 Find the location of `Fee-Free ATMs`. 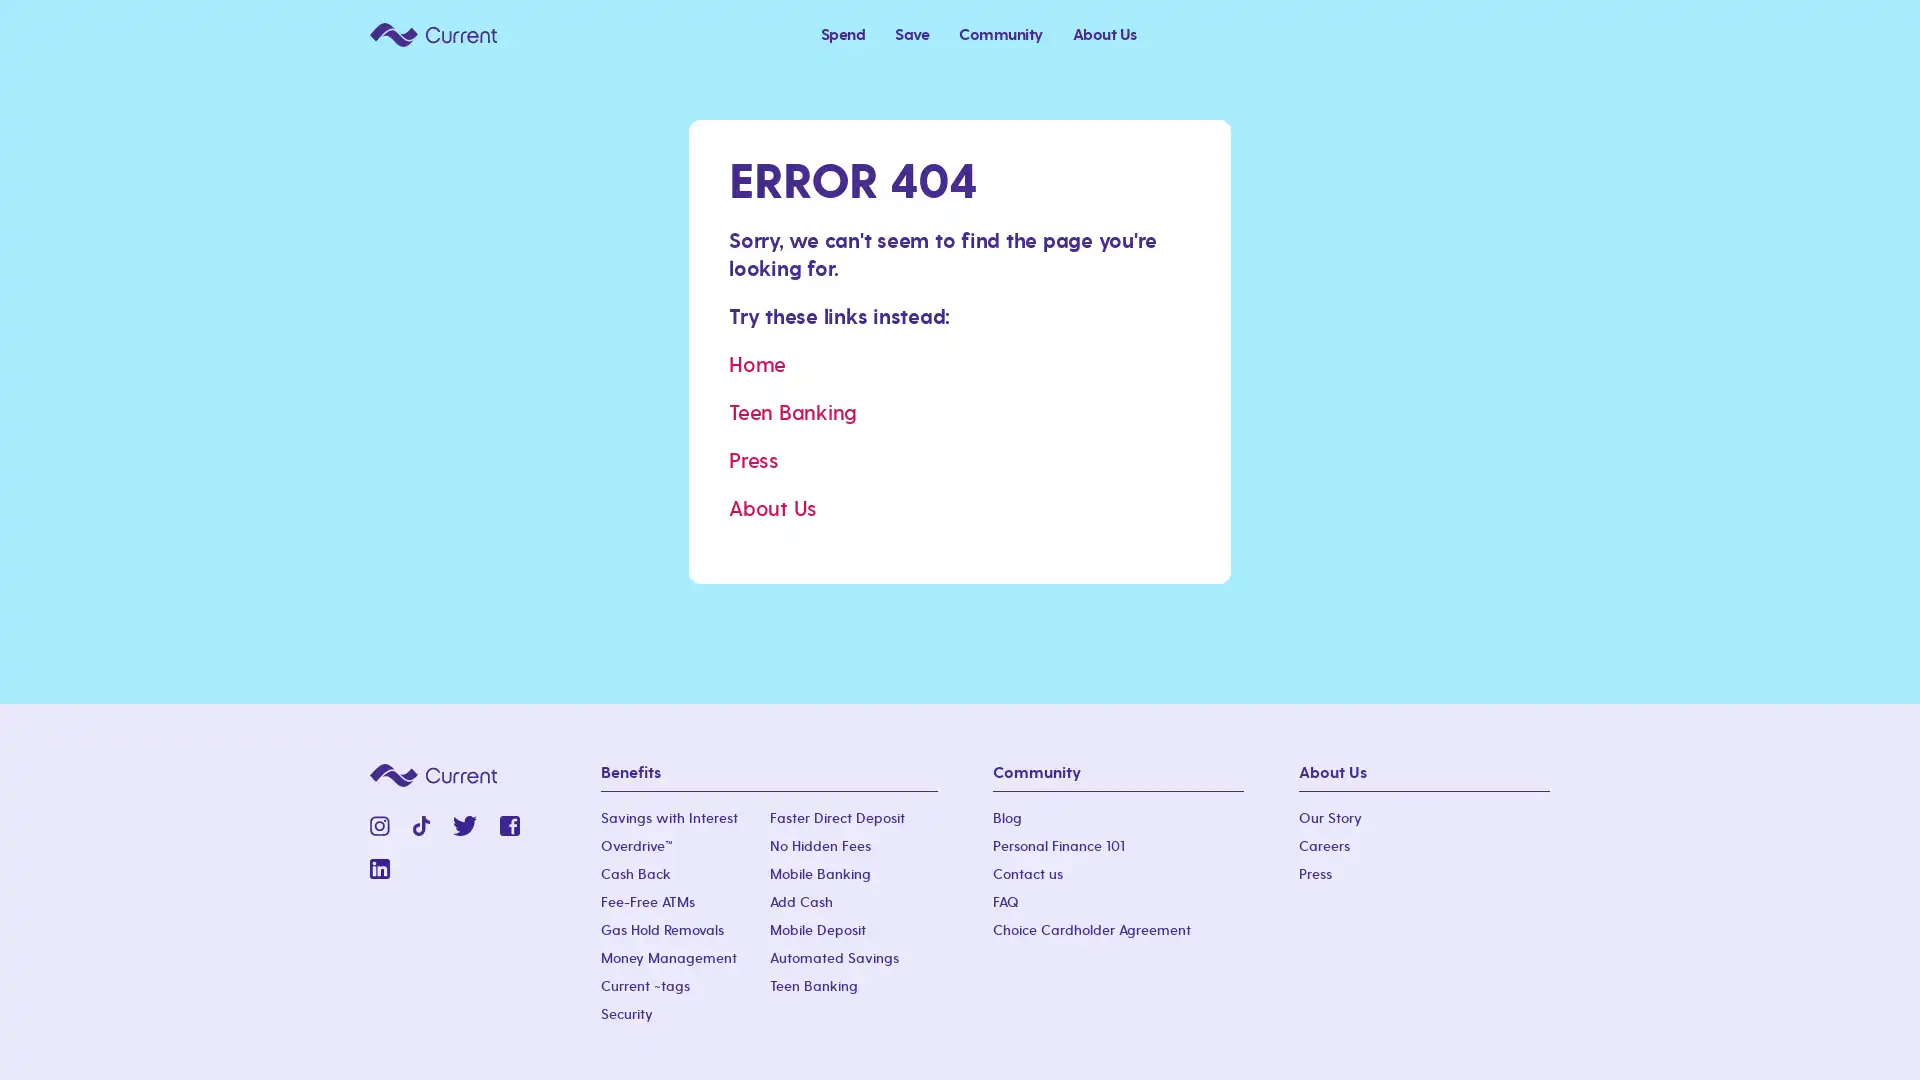

Fee-Free ATMs is located at coordinates (648, 902).